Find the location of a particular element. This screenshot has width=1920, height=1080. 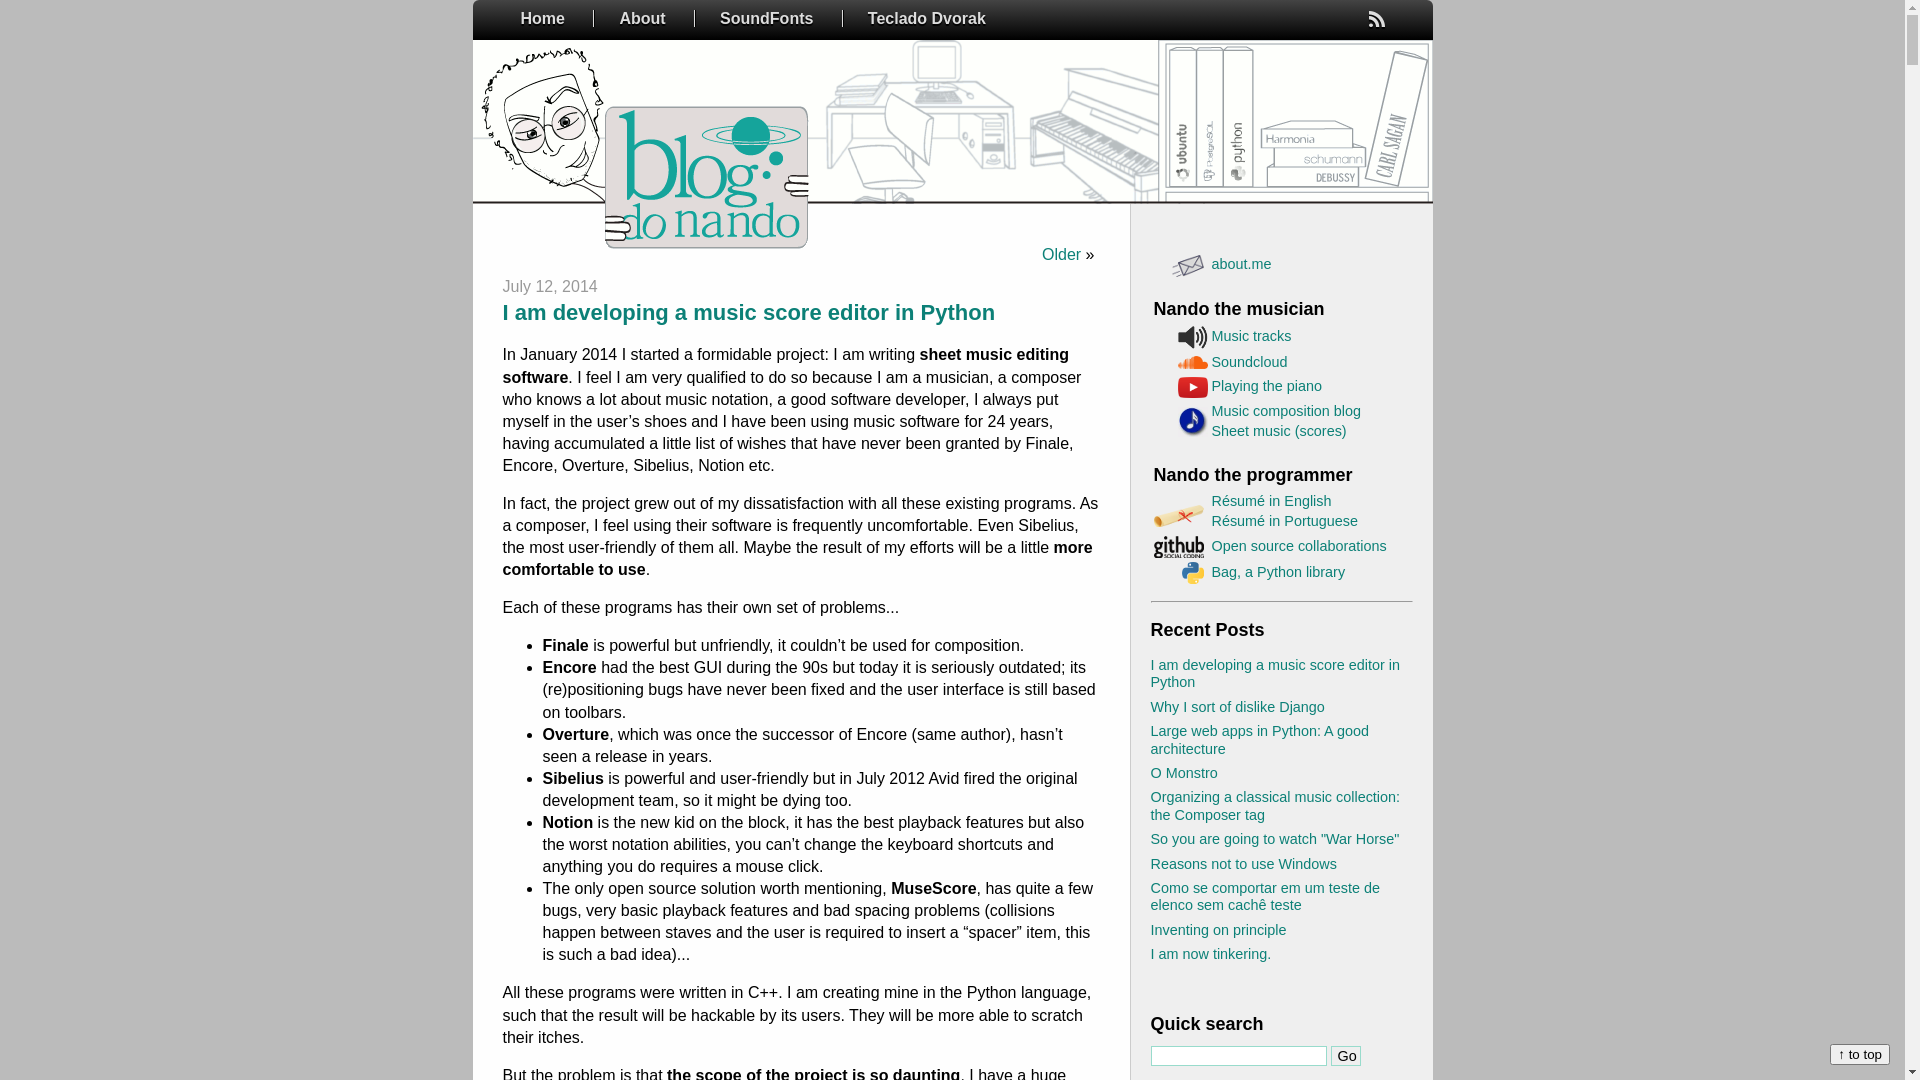

'Why I sort of dislike Django' is located at coordinates (1150, 705).